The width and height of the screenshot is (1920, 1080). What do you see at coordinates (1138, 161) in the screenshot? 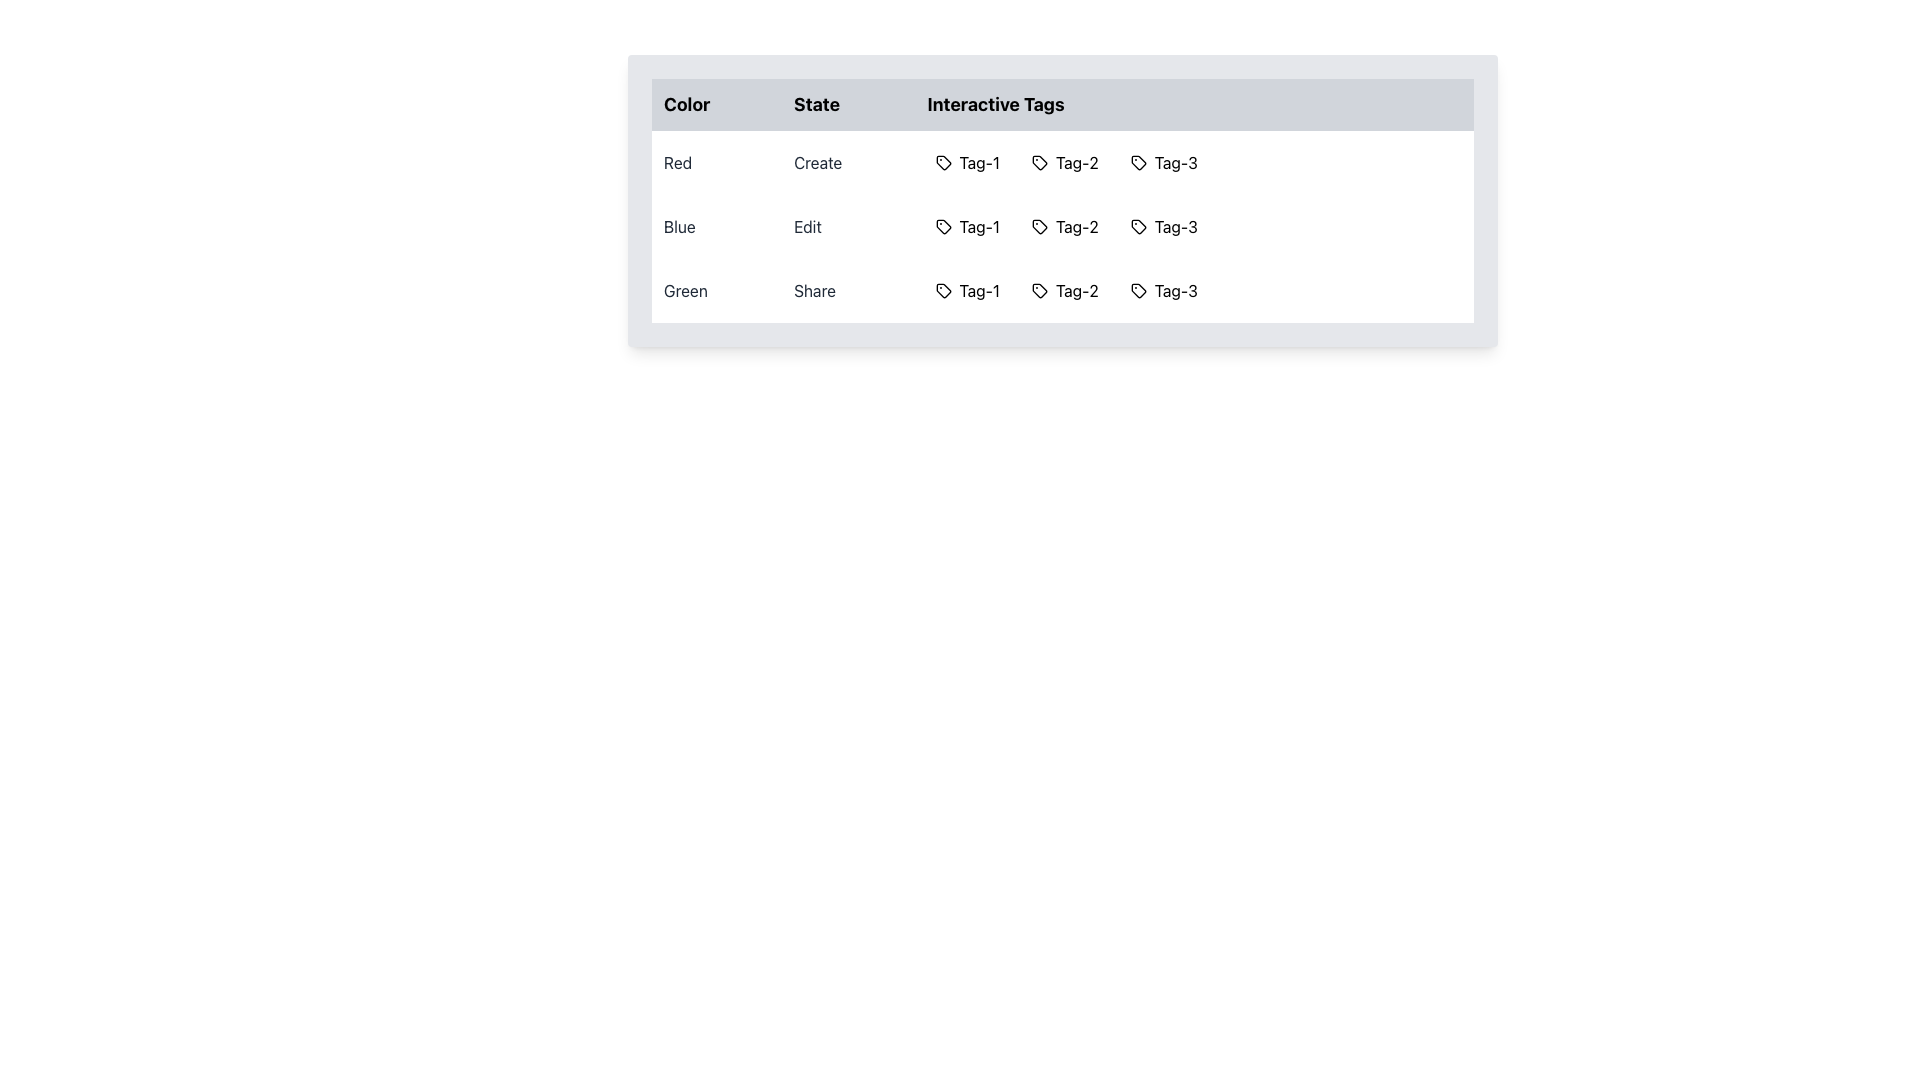
I see `the third tag icon in the 'Interactive Tags' column of the first row, which is associated with the 'Red' color and 'Create' state` at bounding box center [1138, 161].